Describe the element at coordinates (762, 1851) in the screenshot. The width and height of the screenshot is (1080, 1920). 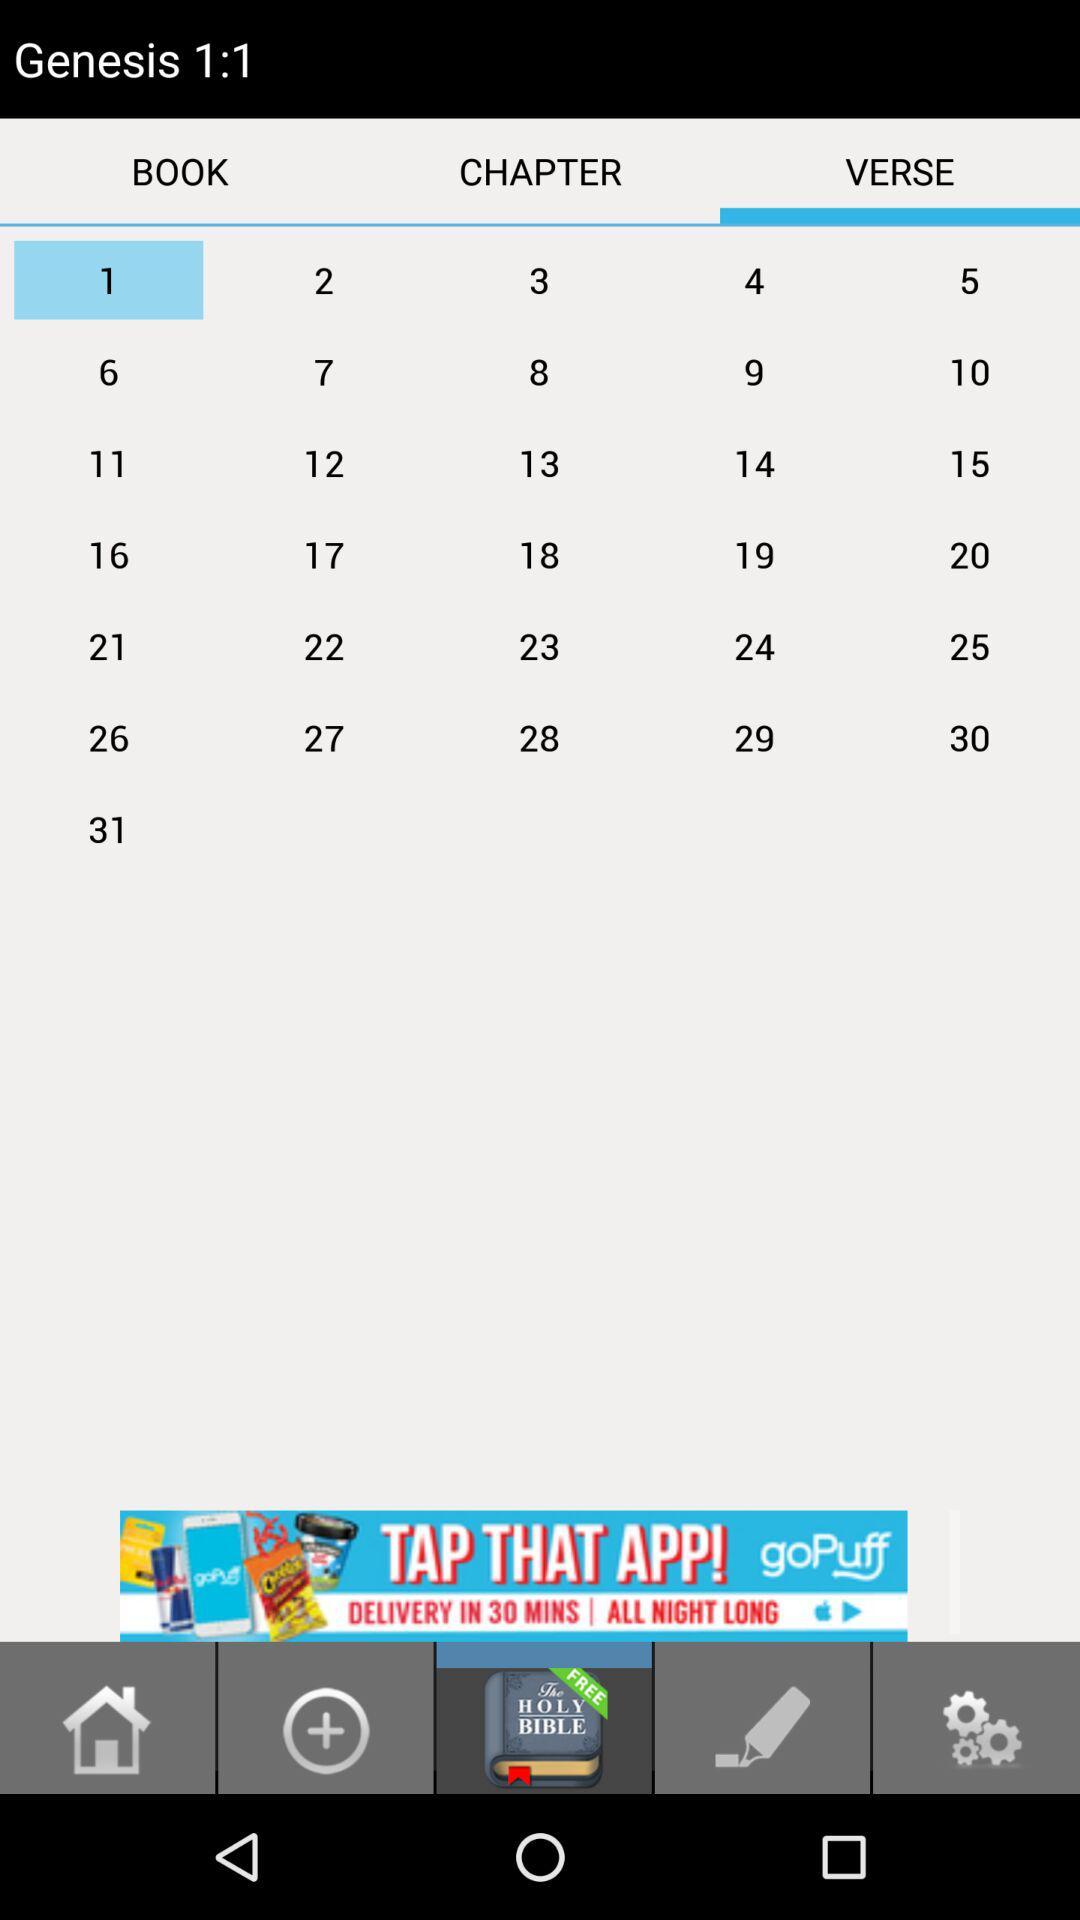
I see `the edit icon` at that location.